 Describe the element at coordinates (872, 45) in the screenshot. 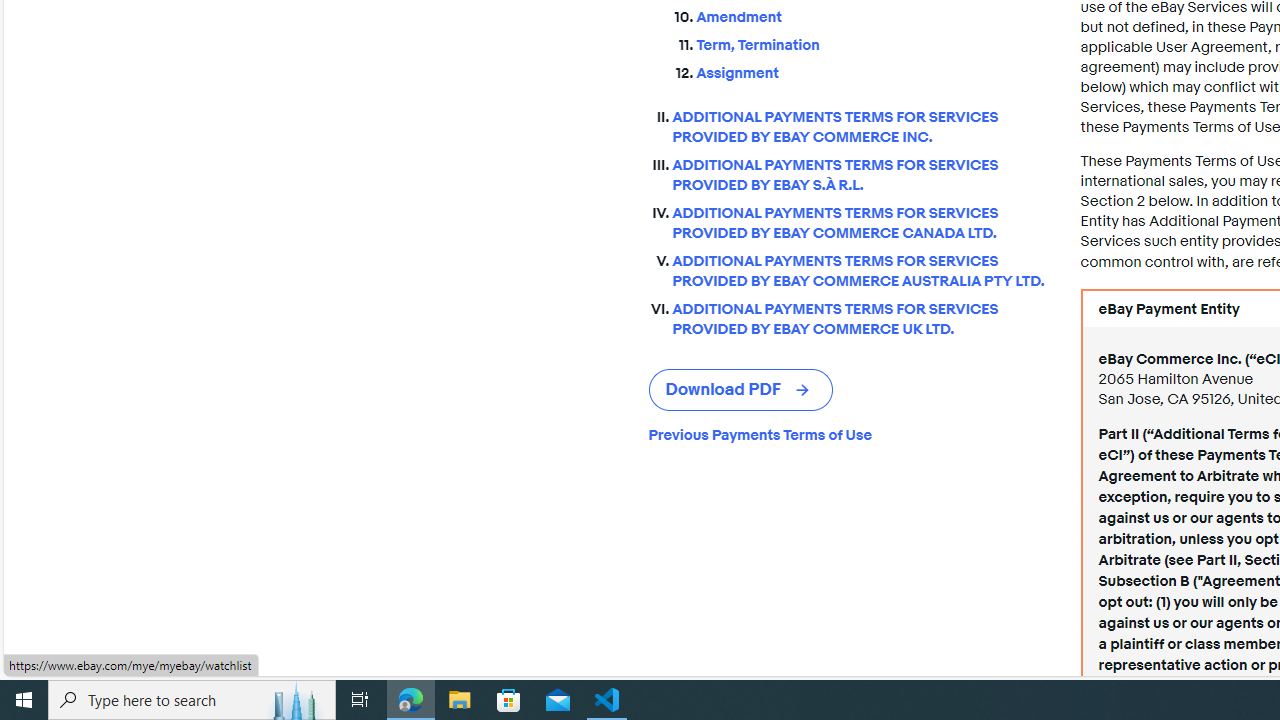

I see `'Term, Termination'` at that location.